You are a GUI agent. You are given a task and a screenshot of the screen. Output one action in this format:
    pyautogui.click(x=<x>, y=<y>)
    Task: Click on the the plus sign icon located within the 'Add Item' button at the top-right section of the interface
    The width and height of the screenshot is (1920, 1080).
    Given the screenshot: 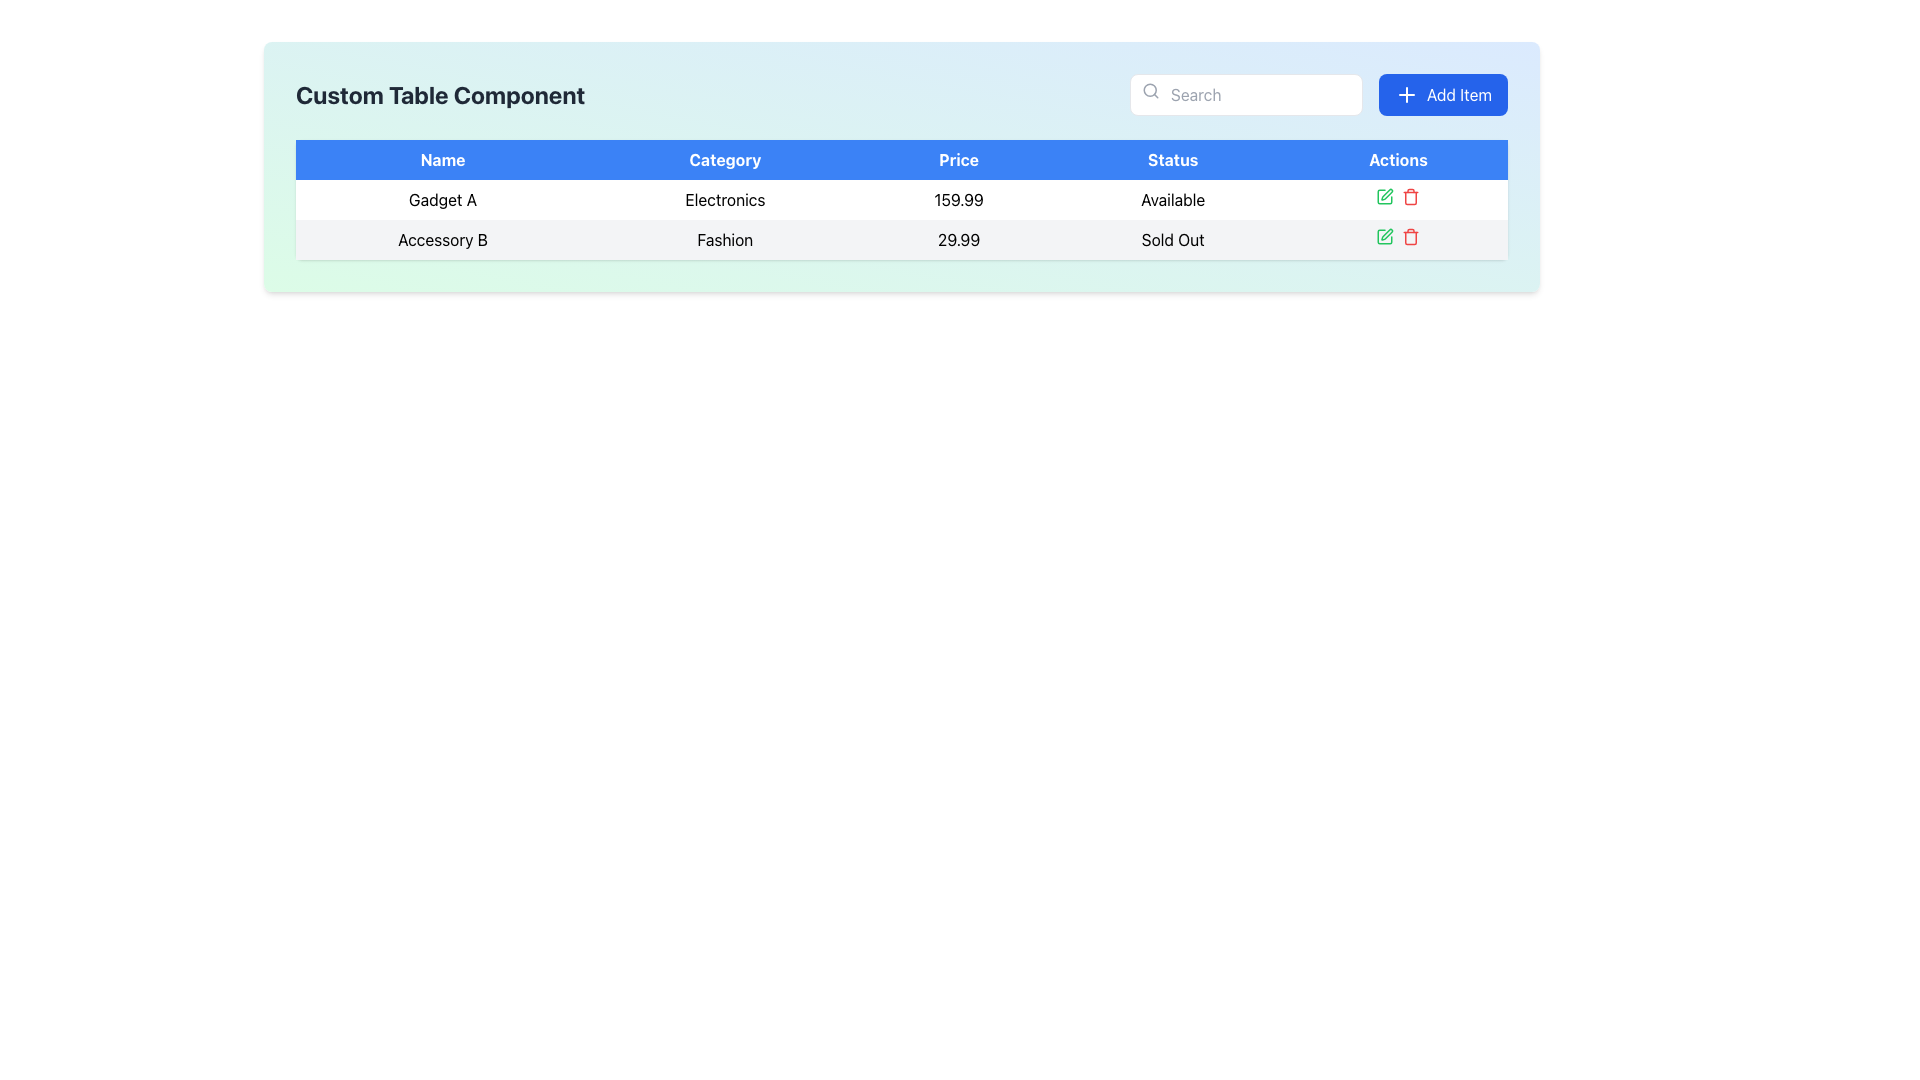 What is the action you would take?
    pyautogui.click(x=1405, y=95)
    